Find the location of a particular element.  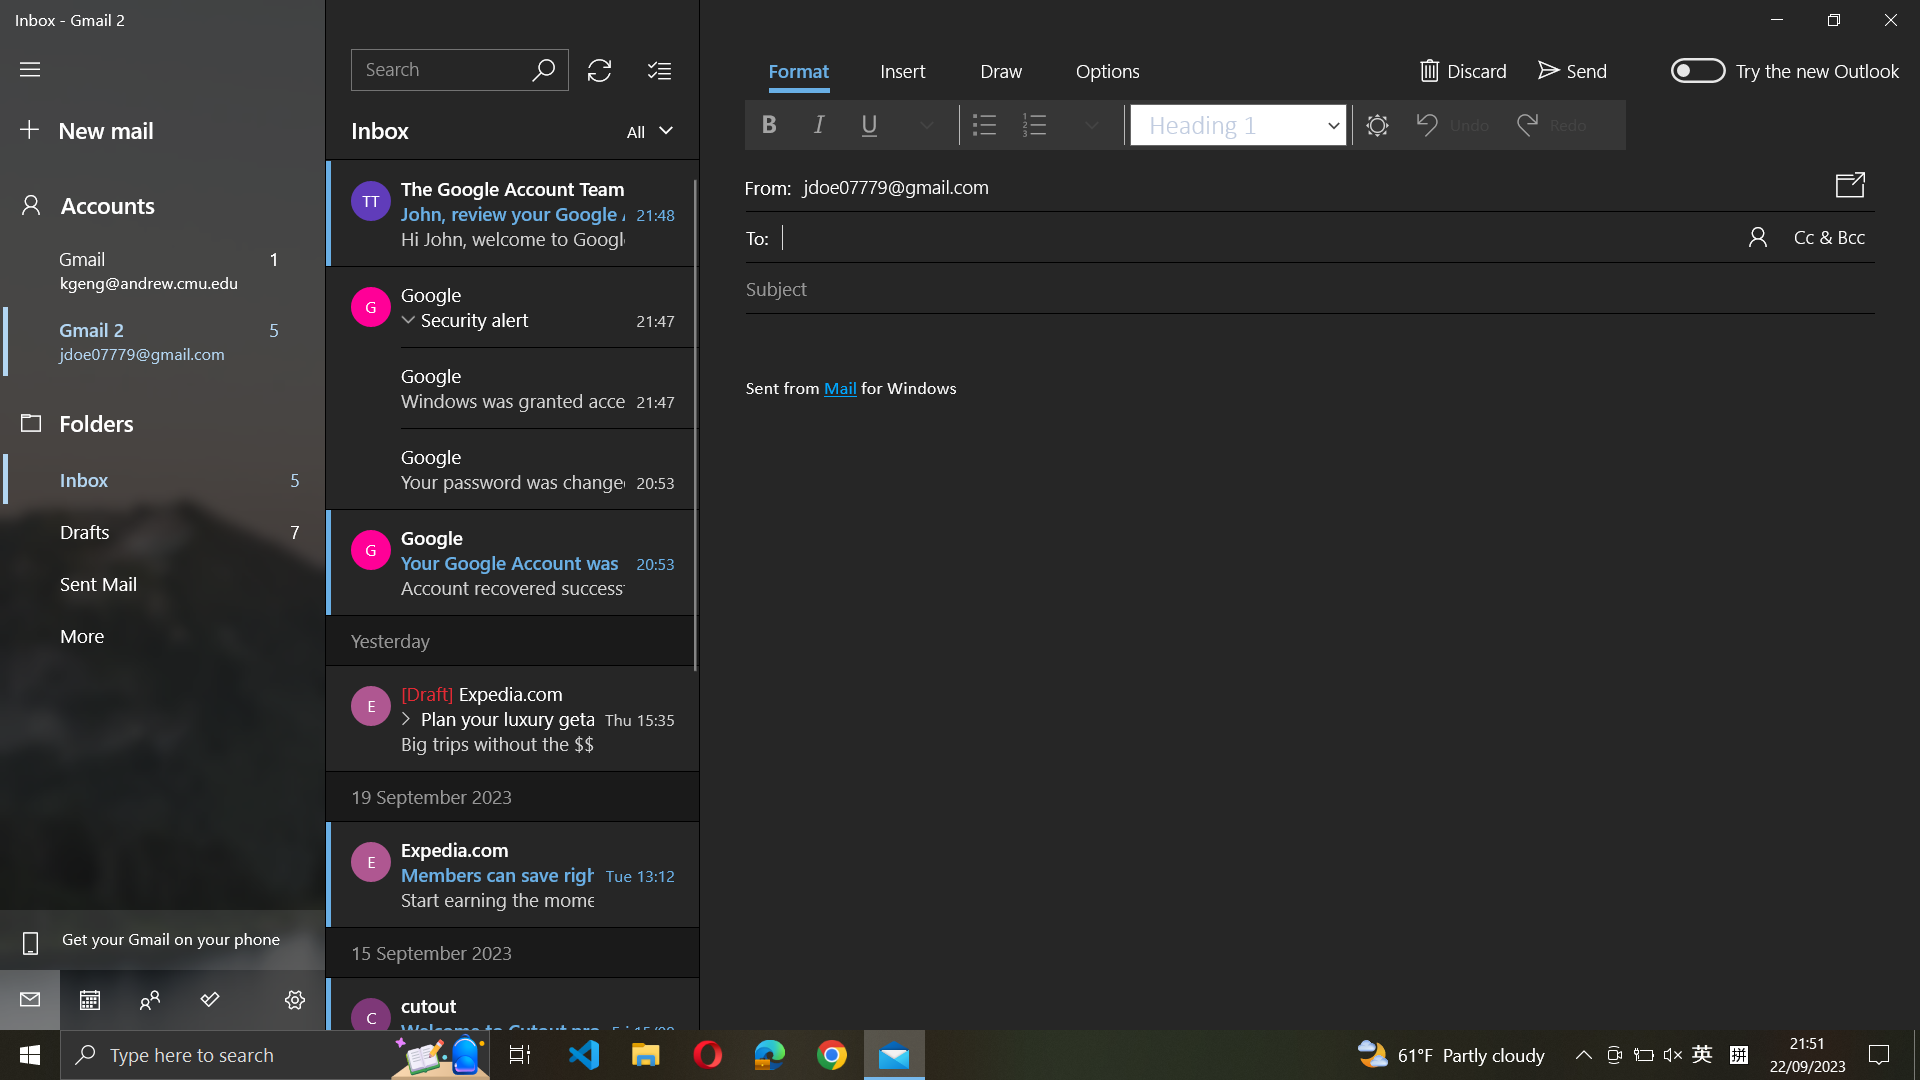

Add recipient as "xyz@gmail.com is located at coordinates (1275, 234).